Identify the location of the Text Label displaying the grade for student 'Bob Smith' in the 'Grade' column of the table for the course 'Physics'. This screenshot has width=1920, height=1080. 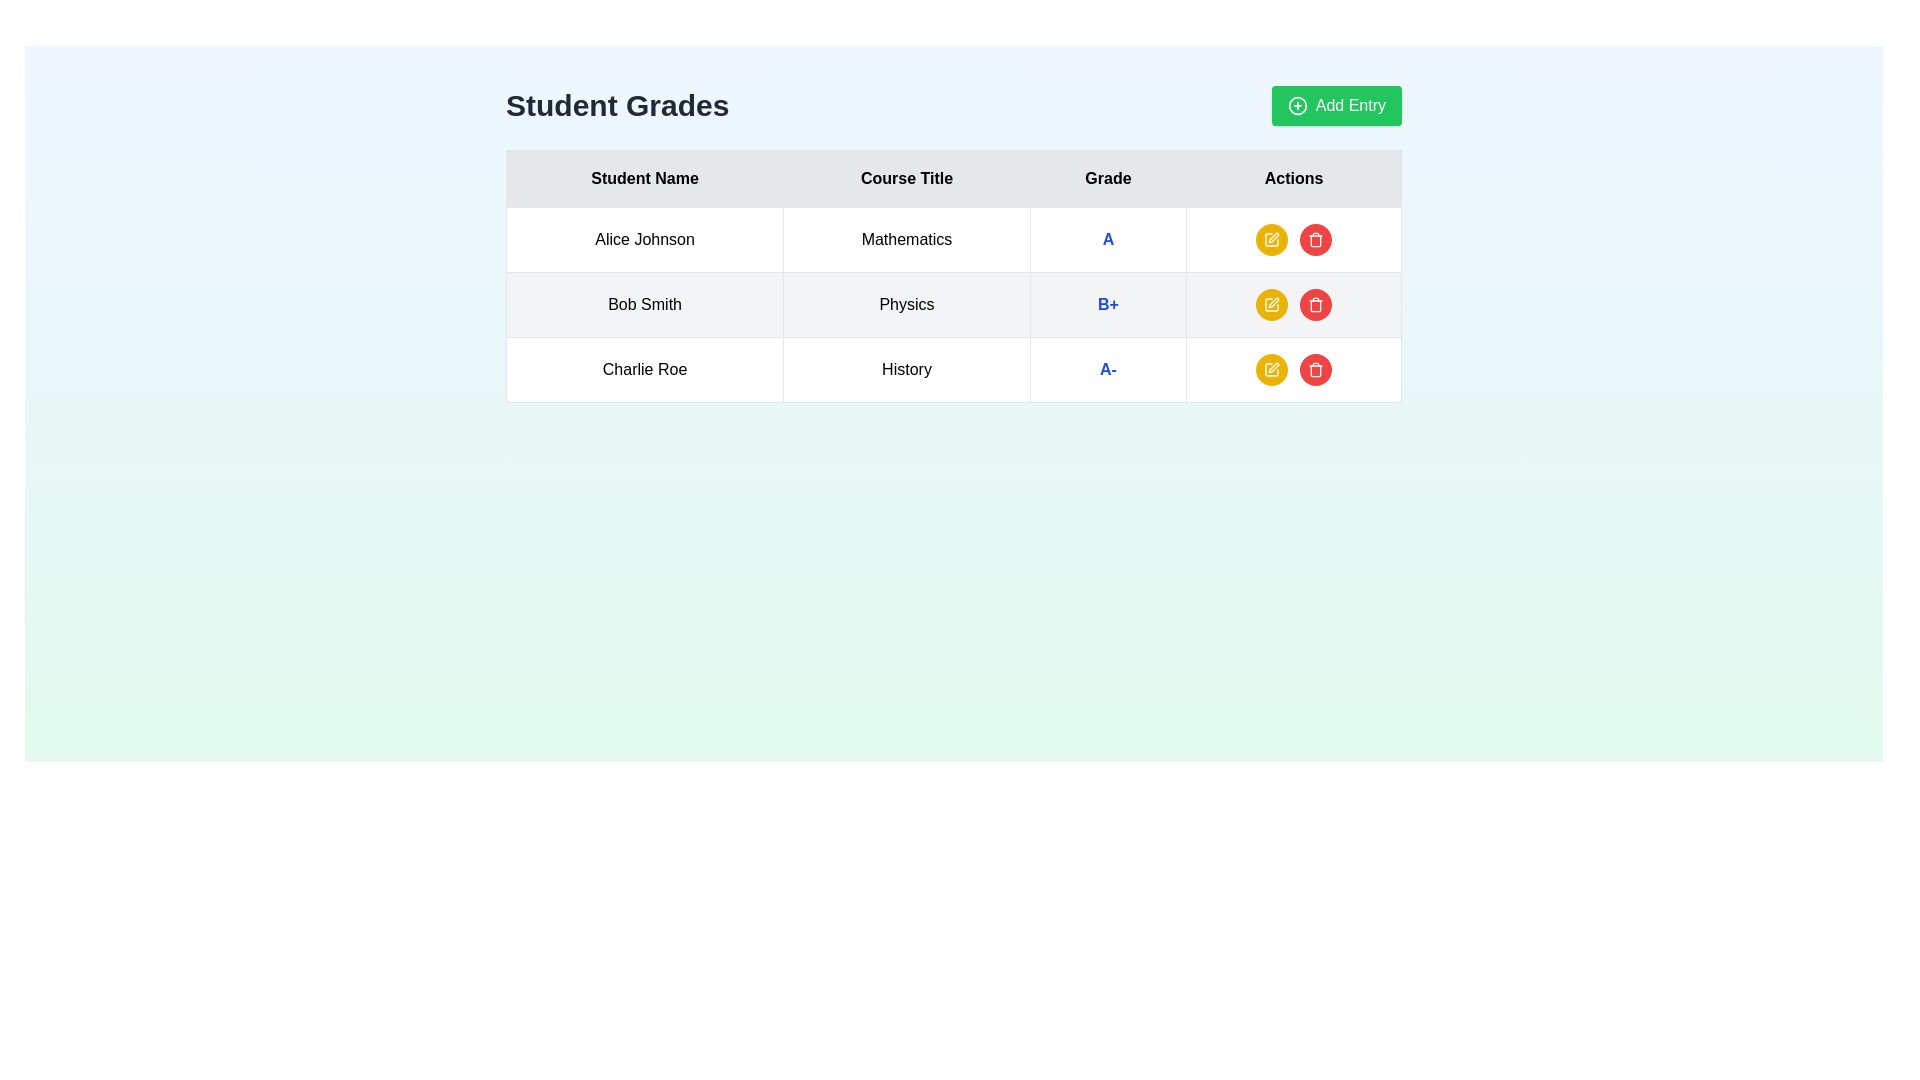
(1107, 304).